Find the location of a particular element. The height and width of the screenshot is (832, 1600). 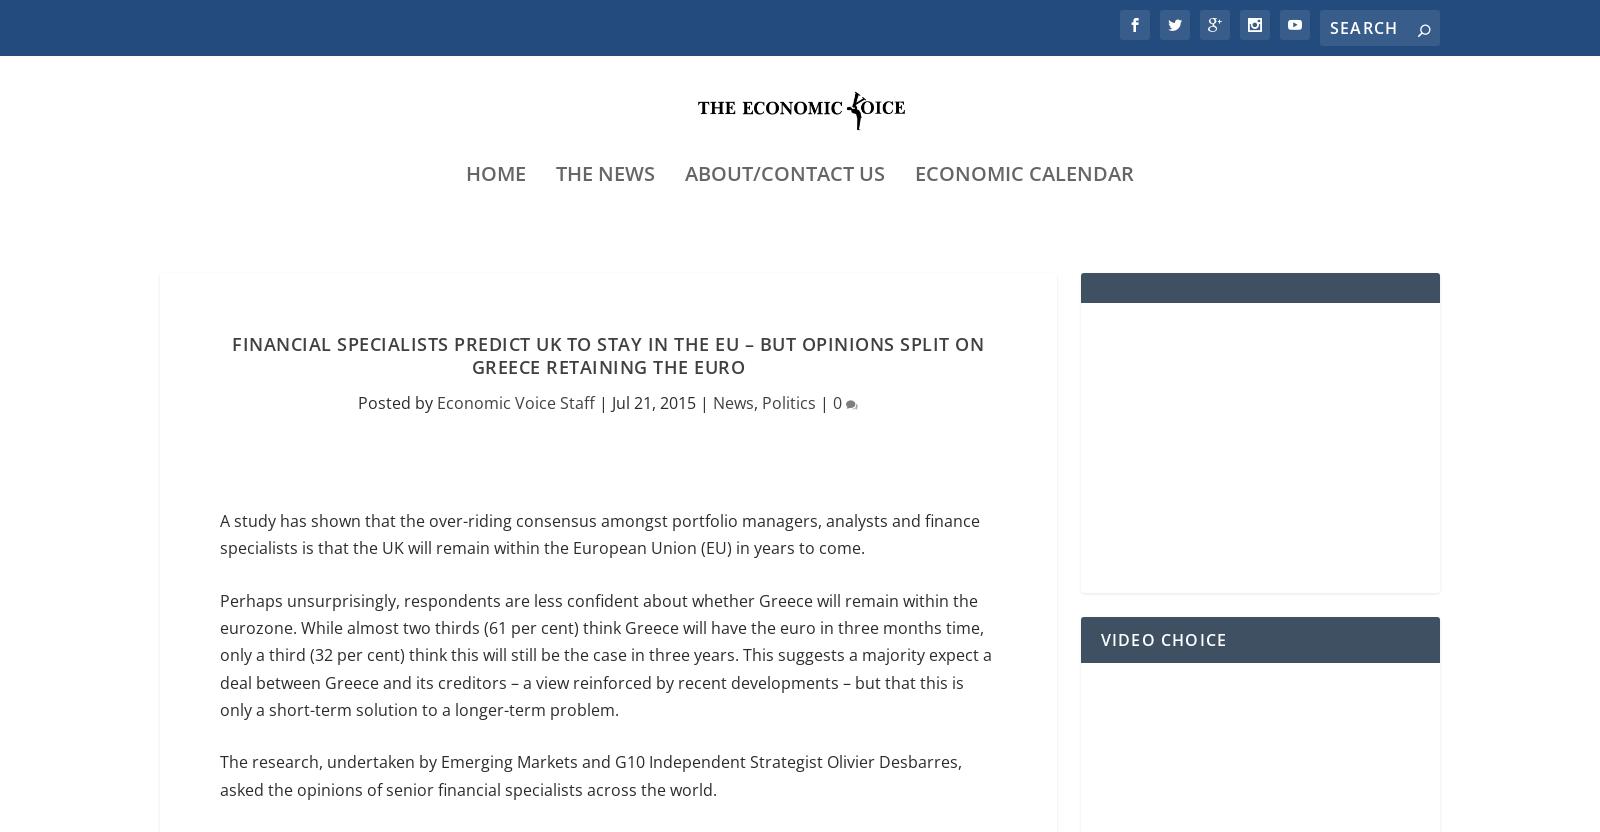

'News' is located at coordinates (733, 404).